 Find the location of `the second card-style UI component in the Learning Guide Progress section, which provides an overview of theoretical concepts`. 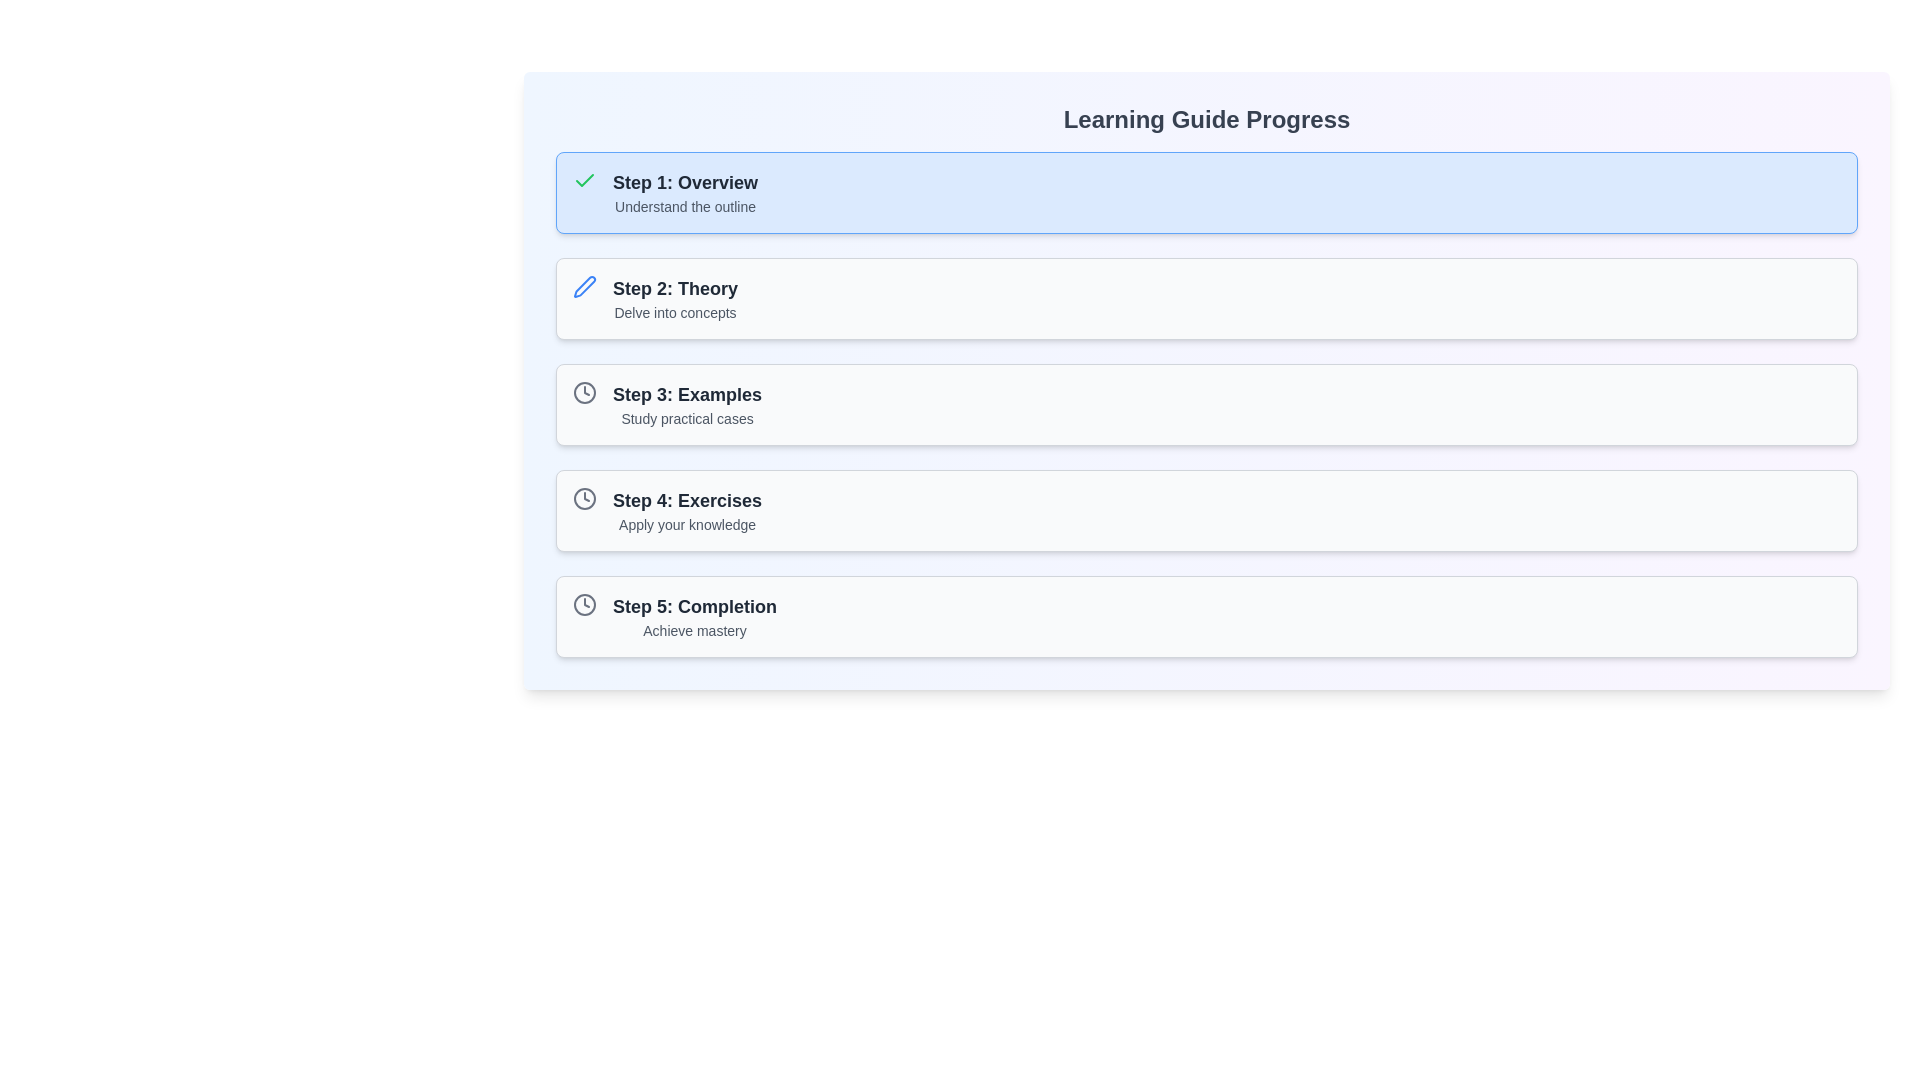

the second card-style UI component in the Learning Guide Progress section, which provides an overview of theoretical concepts is located at coordinates (1205, 299).